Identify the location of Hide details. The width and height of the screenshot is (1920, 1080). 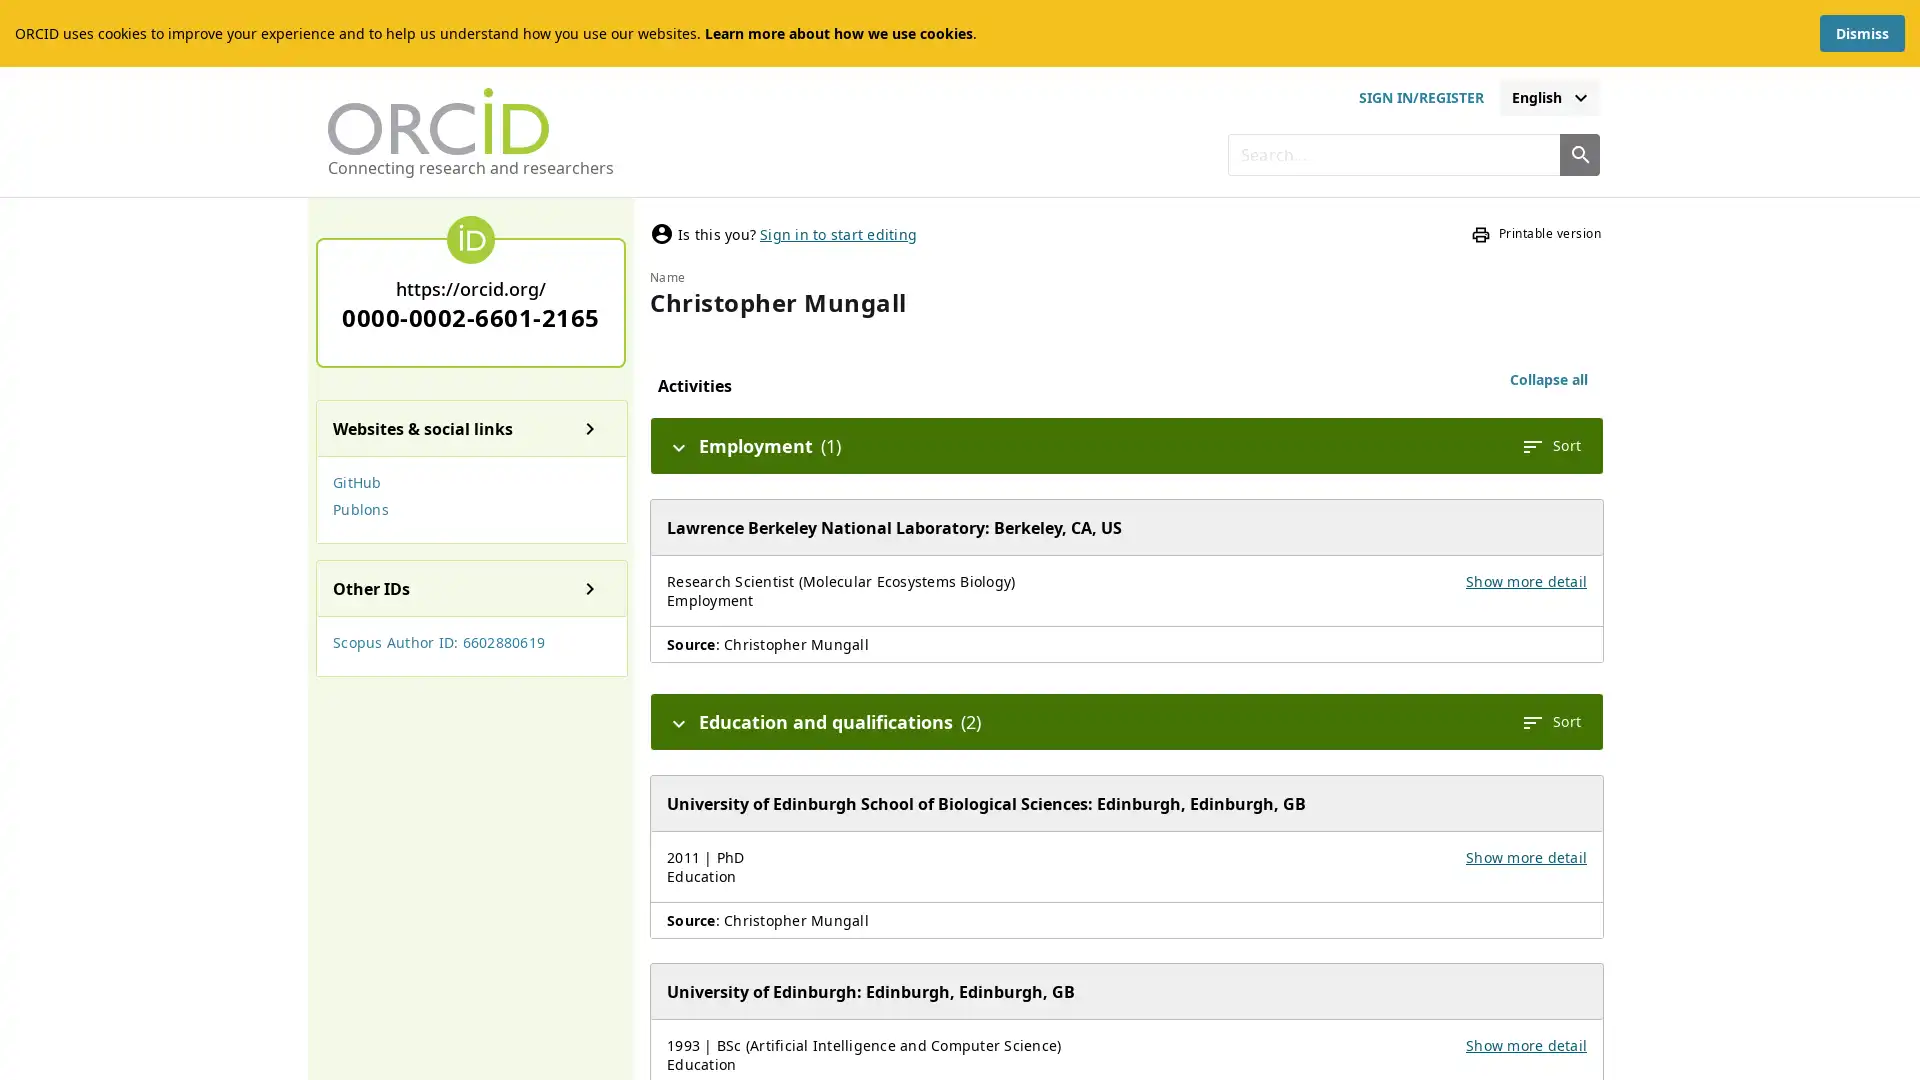
(678, 445).